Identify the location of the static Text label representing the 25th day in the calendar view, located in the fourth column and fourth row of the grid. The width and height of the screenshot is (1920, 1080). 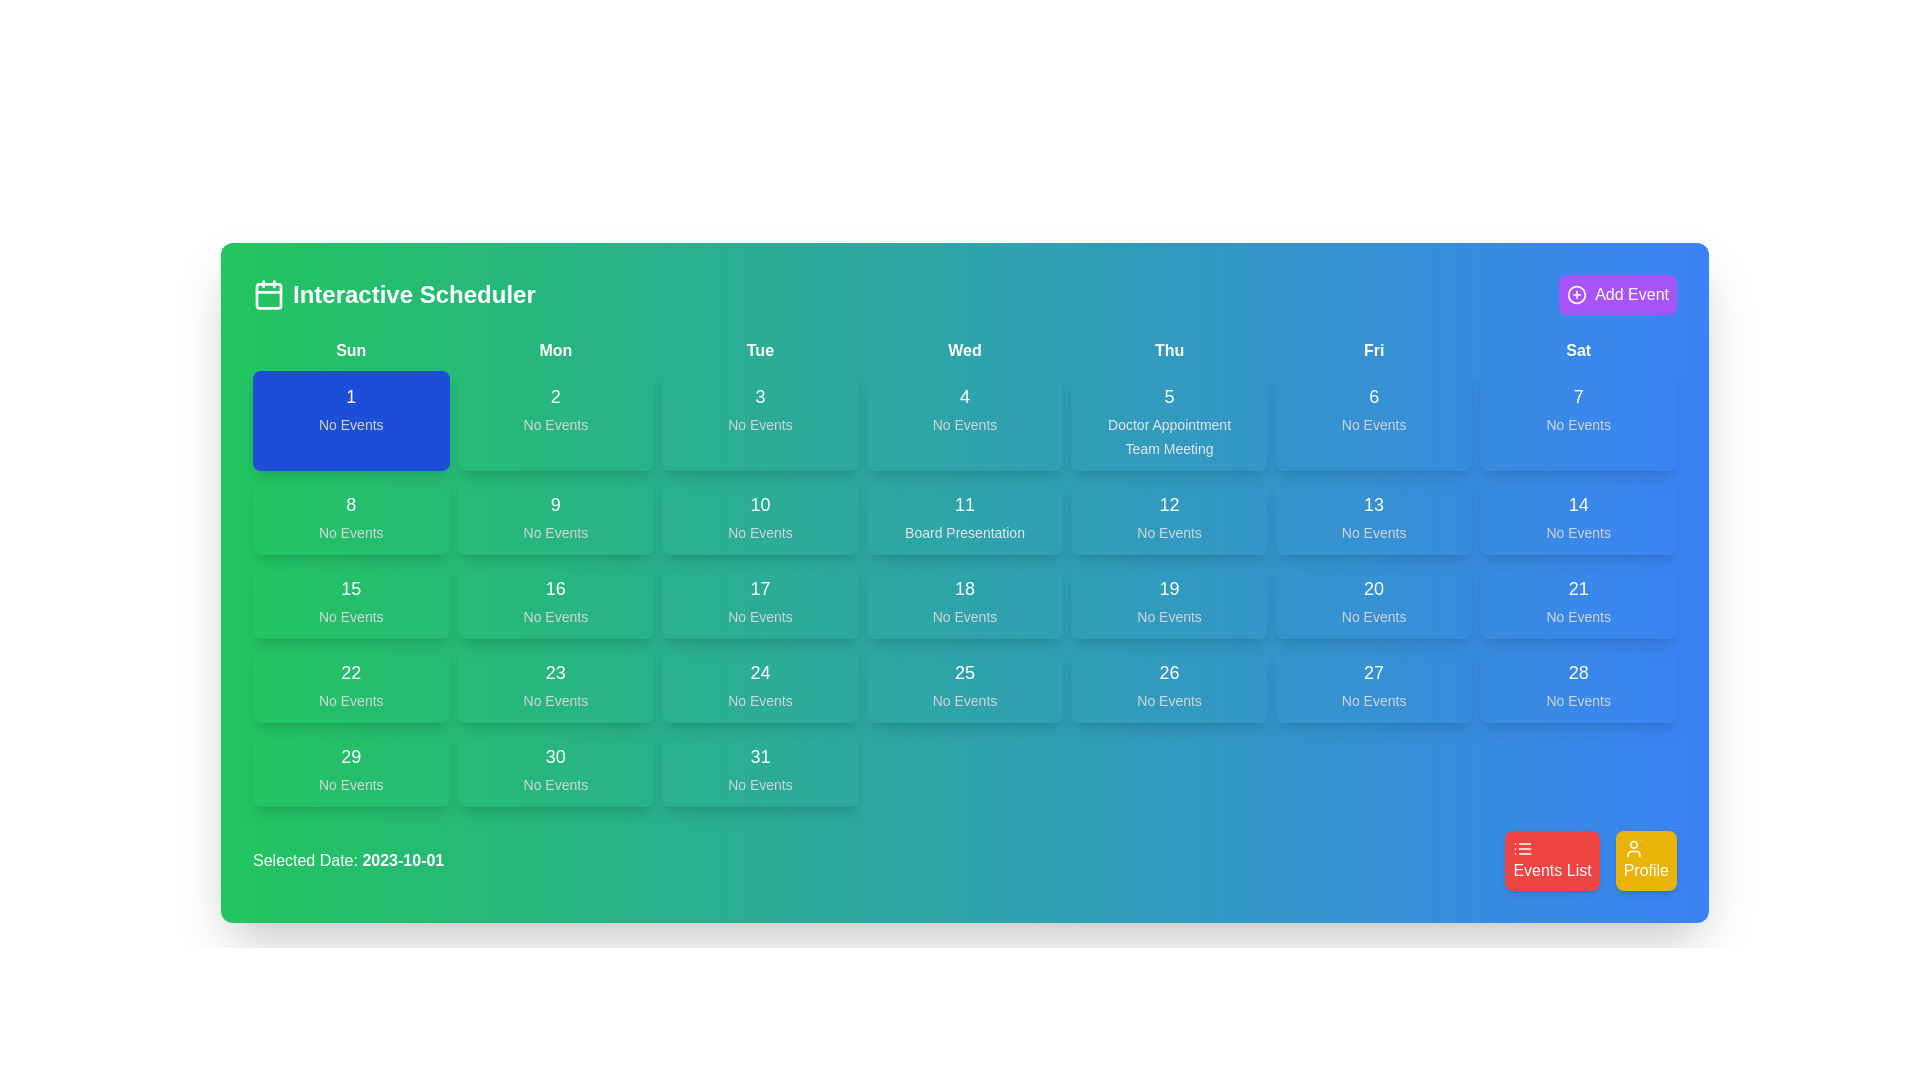
(964, 672).